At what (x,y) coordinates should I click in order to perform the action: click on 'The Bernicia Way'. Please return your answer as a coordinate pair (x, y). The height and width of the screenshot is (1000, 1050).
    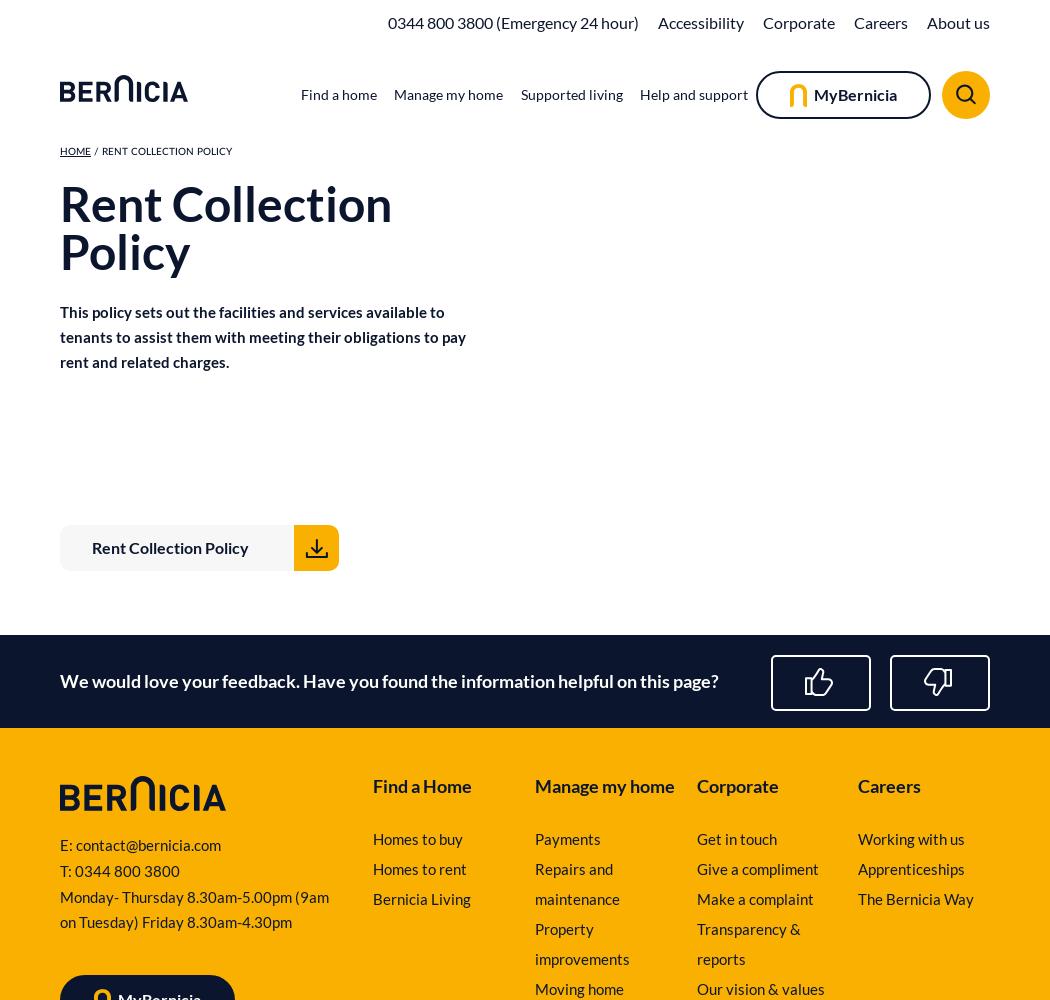
    Looking at the image, I should click on (916, 899).